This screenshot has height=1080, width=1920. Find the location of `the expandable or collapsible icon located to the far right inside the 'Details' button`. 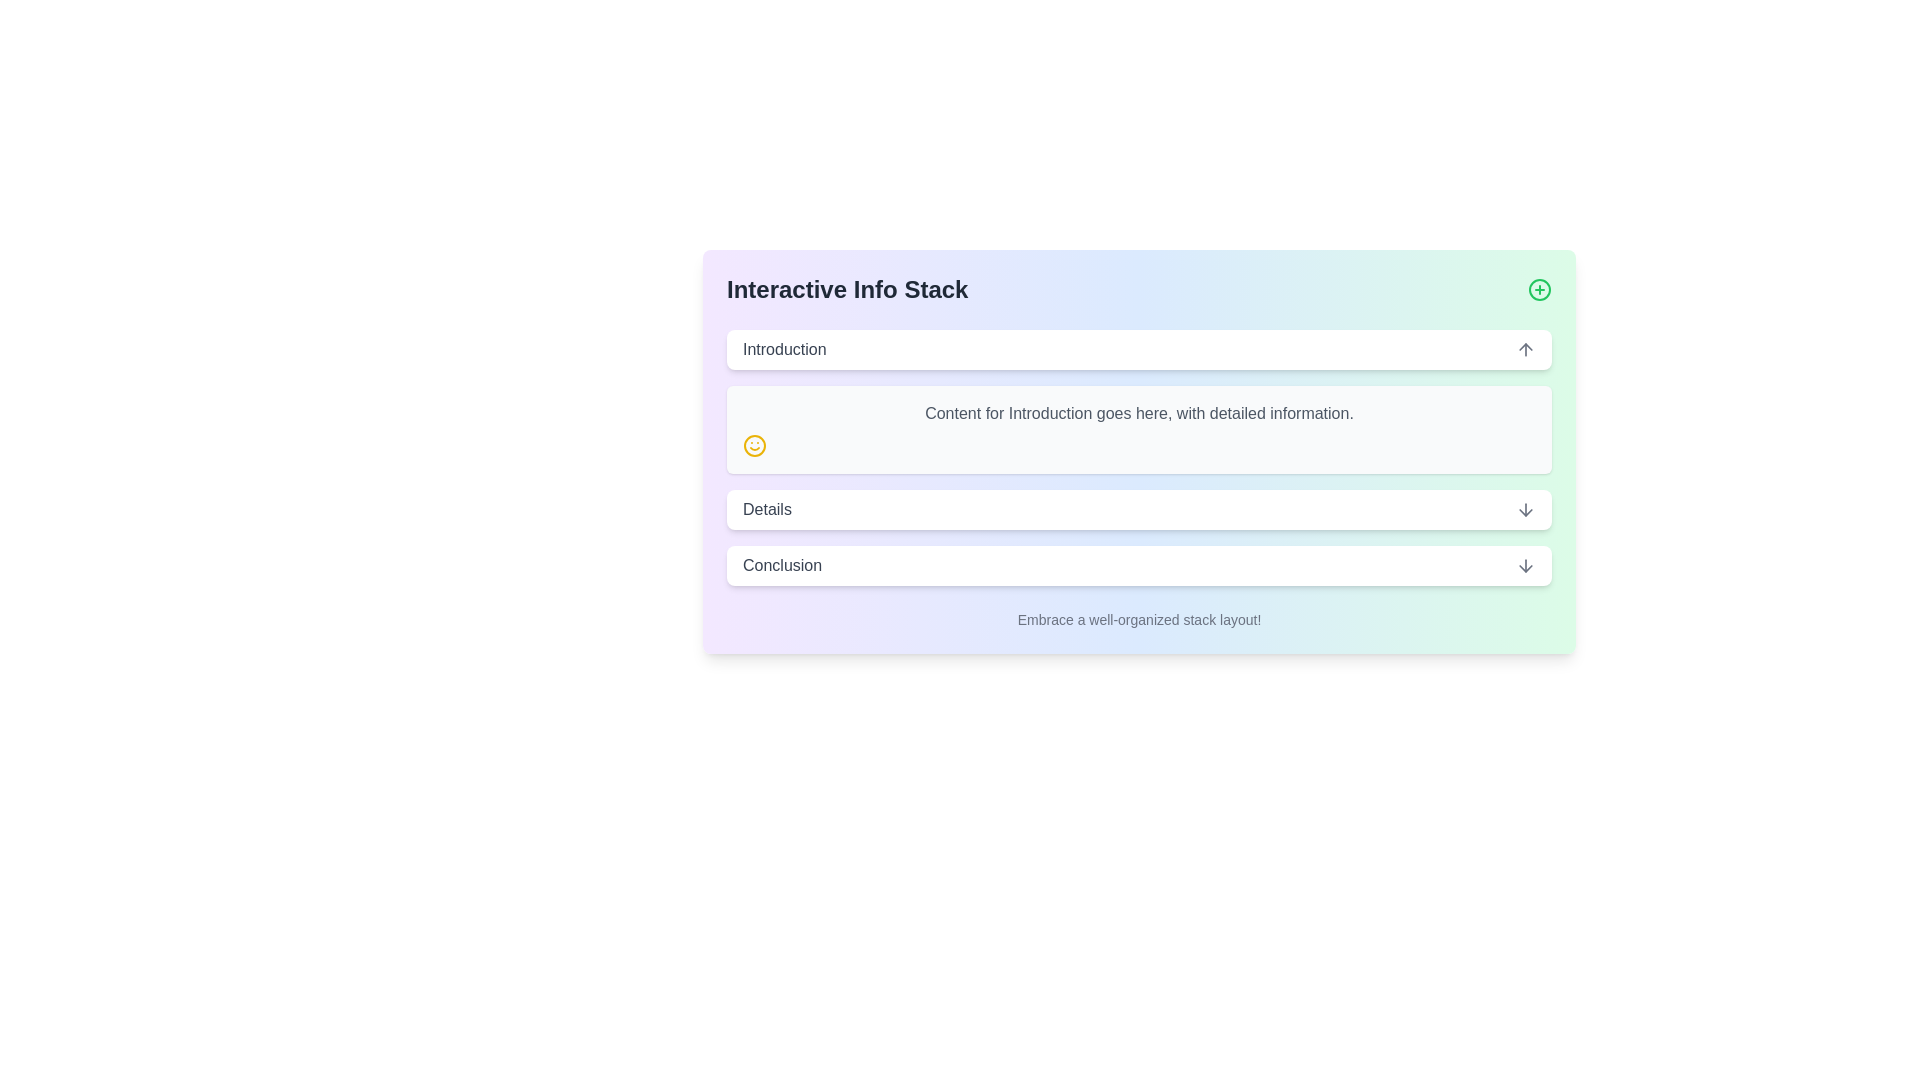

the expandable or collapsible icon located to the far right inside the 'Details' button is located at coordinates (1525, 508).